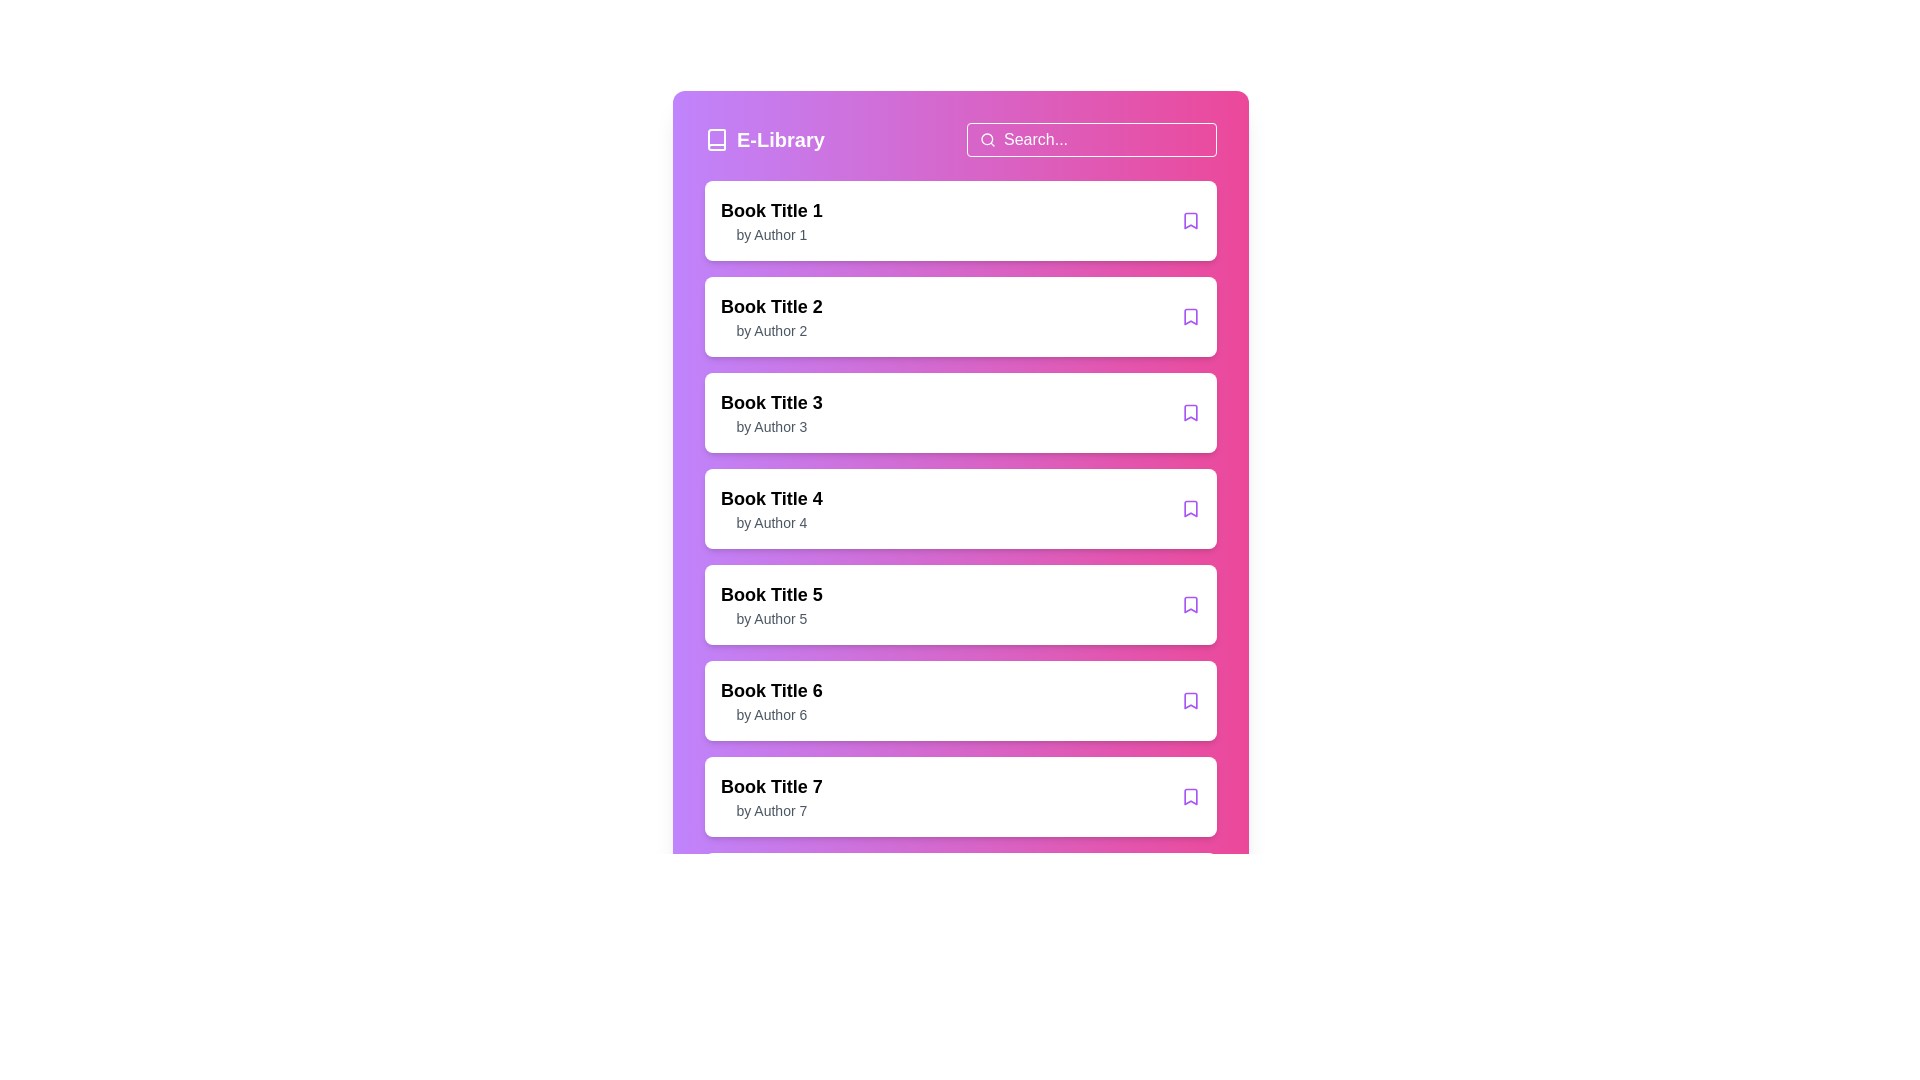 The width and height of the screenshot is (1920, 1080). What do you see at coordinates (1190, 411) in the screenshot?
I see `the purple bookmark icon located at the far-right side of the card displaying 'Book Title 3' and 'by Author 3'` at bounding box center [1190, 411].